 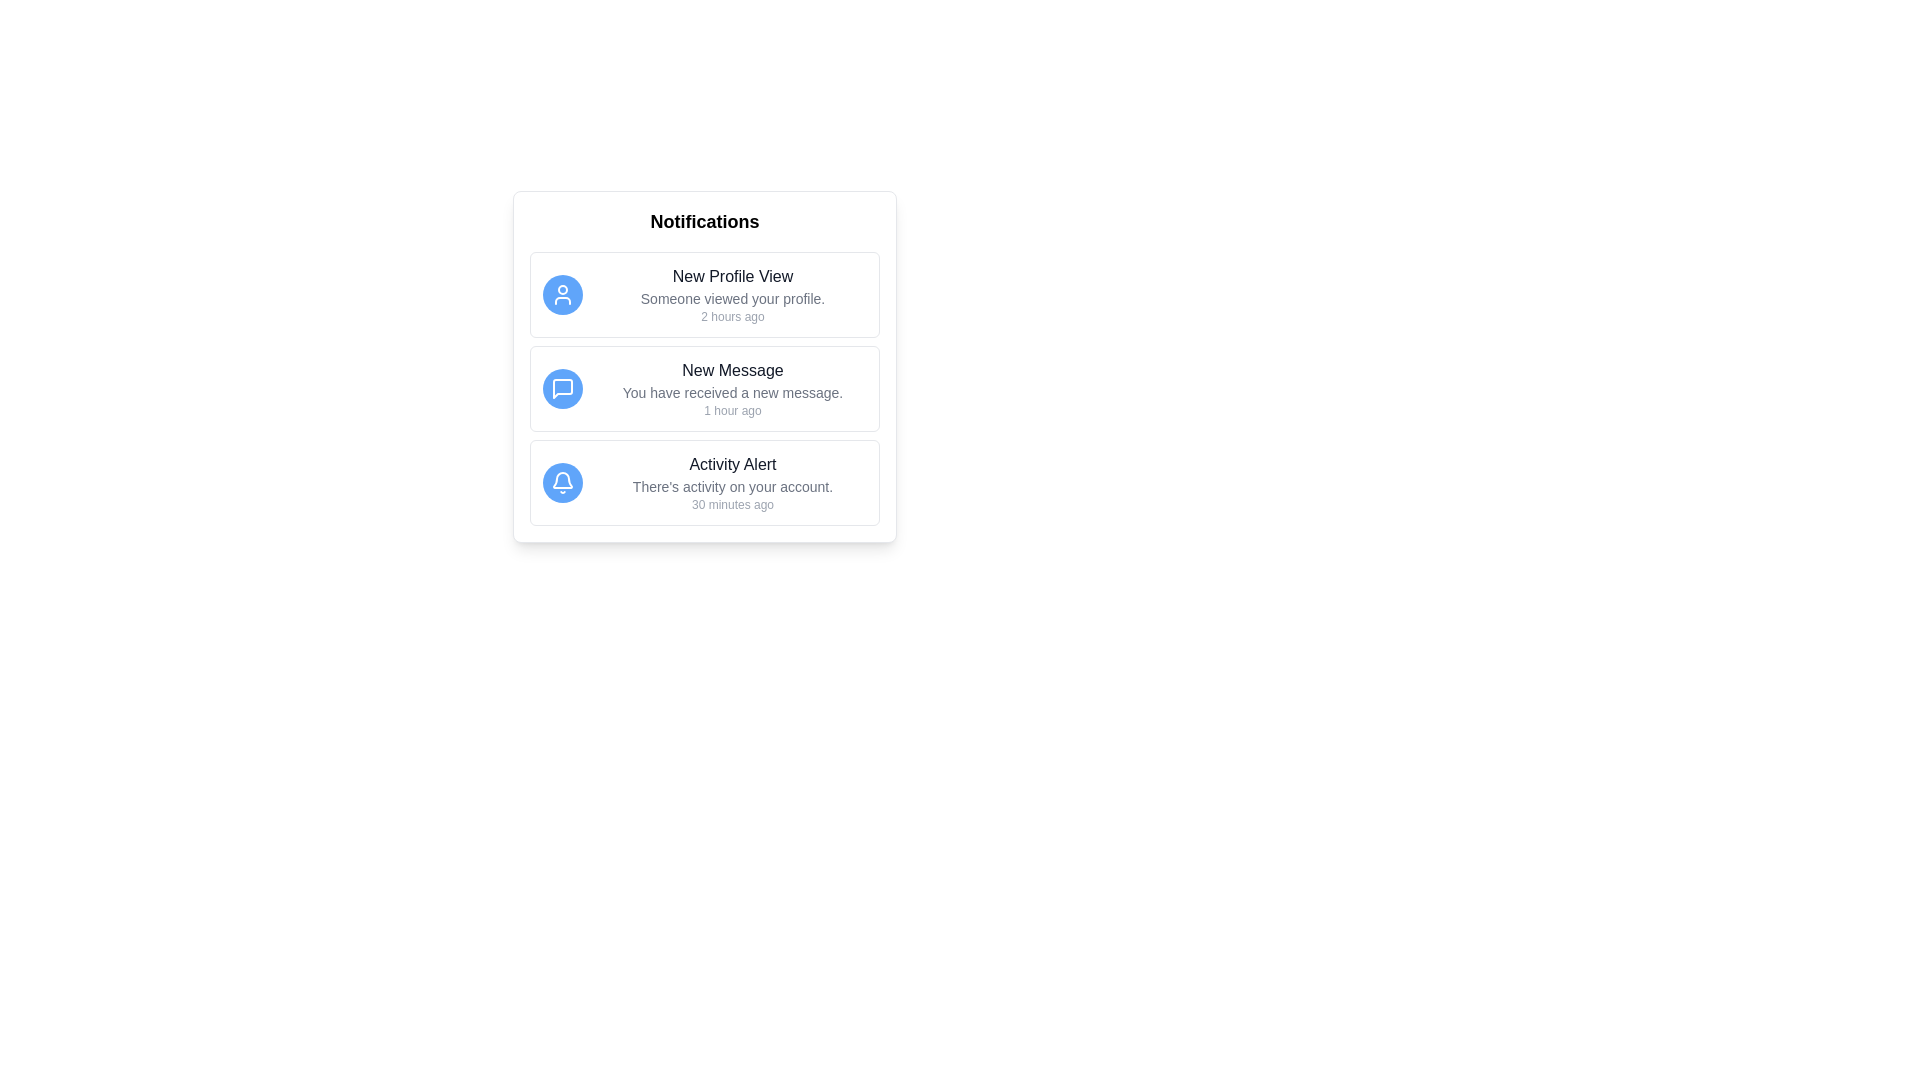 What do you see at coordinates (732, 277) in the screenshot?
I see `the 'New Profile View' text label in the Notifications interface card, which is the first notification title` at bounding box center [732, 277].